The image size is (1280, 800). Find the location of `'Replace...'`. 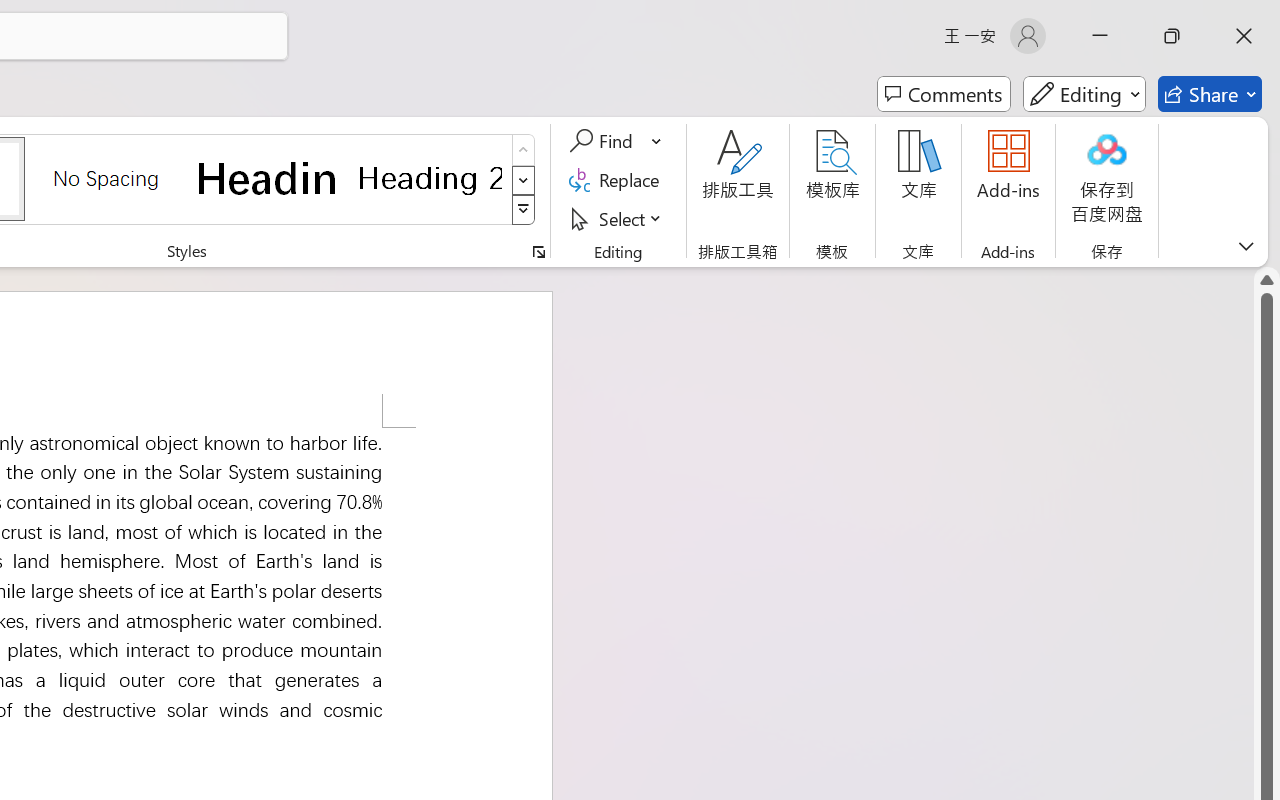

'Replace...' is located at coordinates (616, 179).